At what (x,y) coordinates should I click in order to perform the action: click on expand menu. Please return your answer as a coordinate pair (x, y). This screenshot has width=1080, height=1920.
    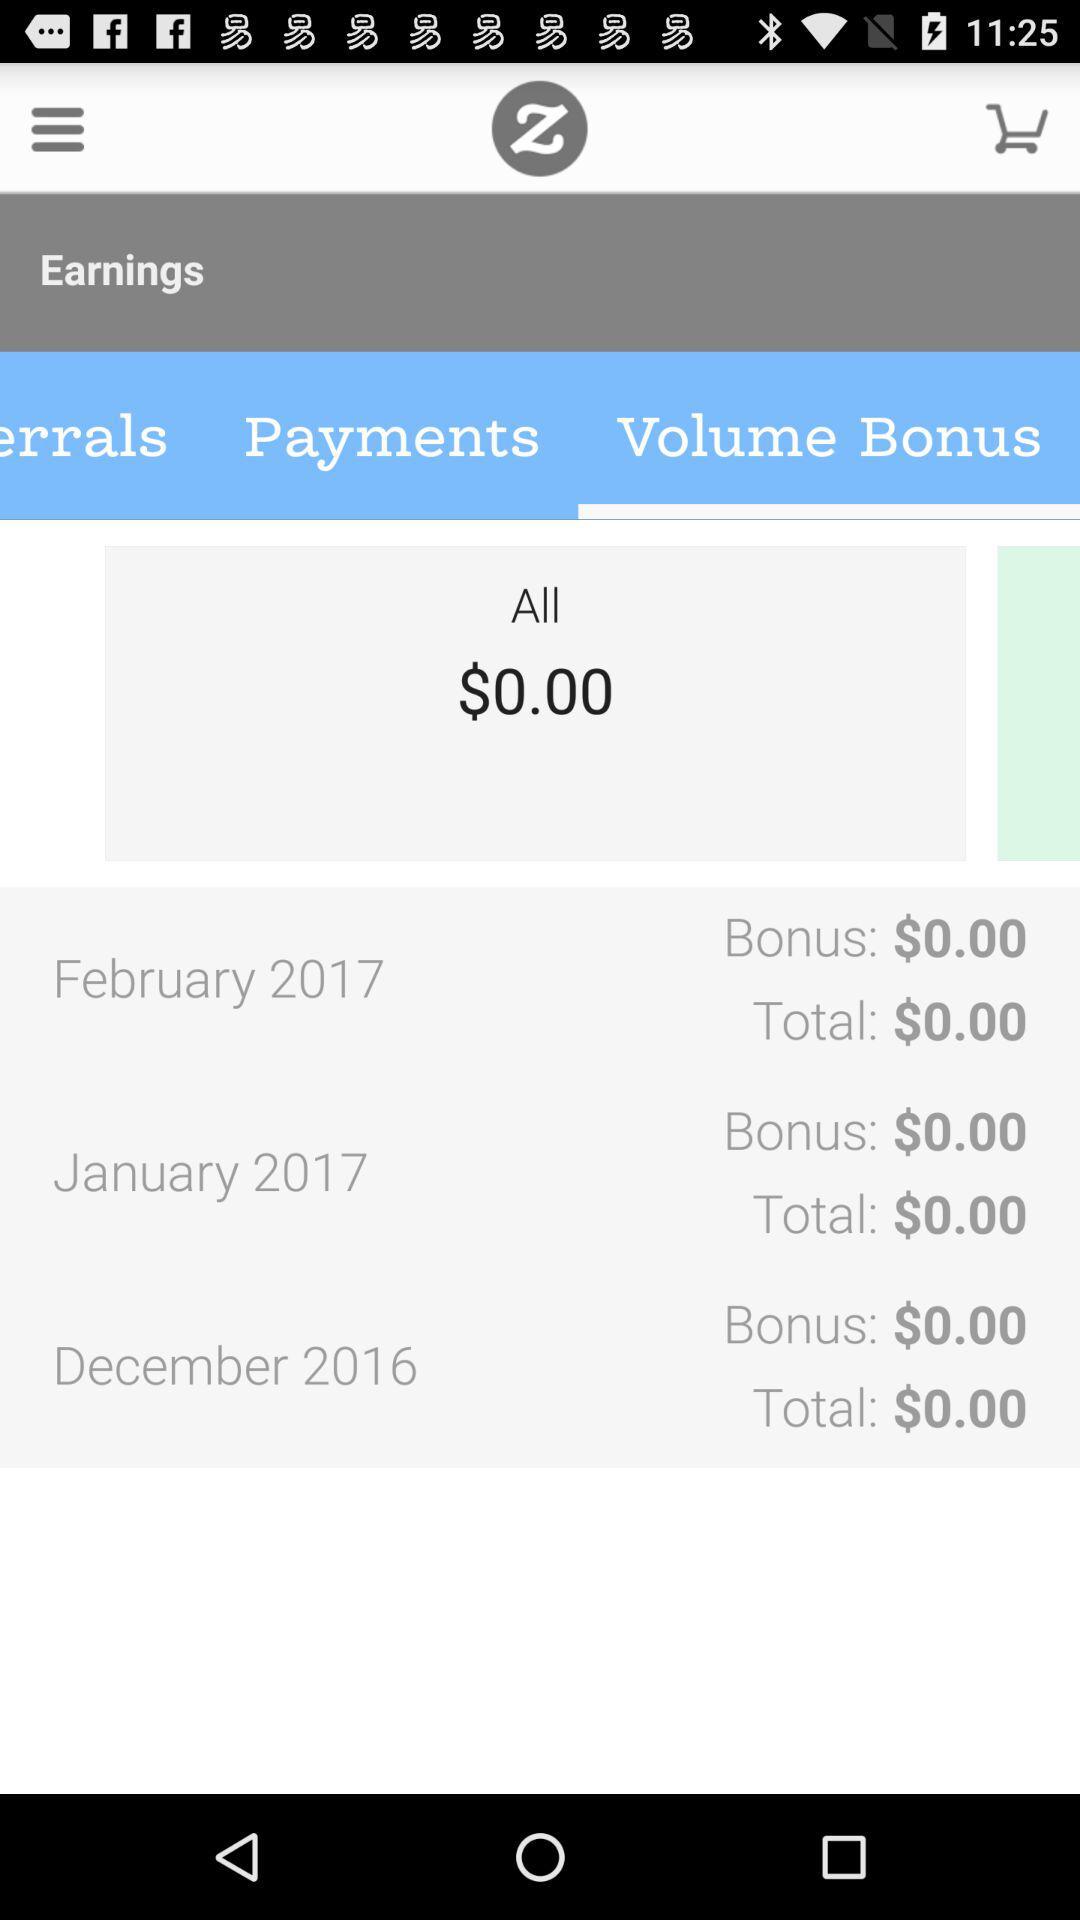
    Looking at the image, I should click on (56, 127).